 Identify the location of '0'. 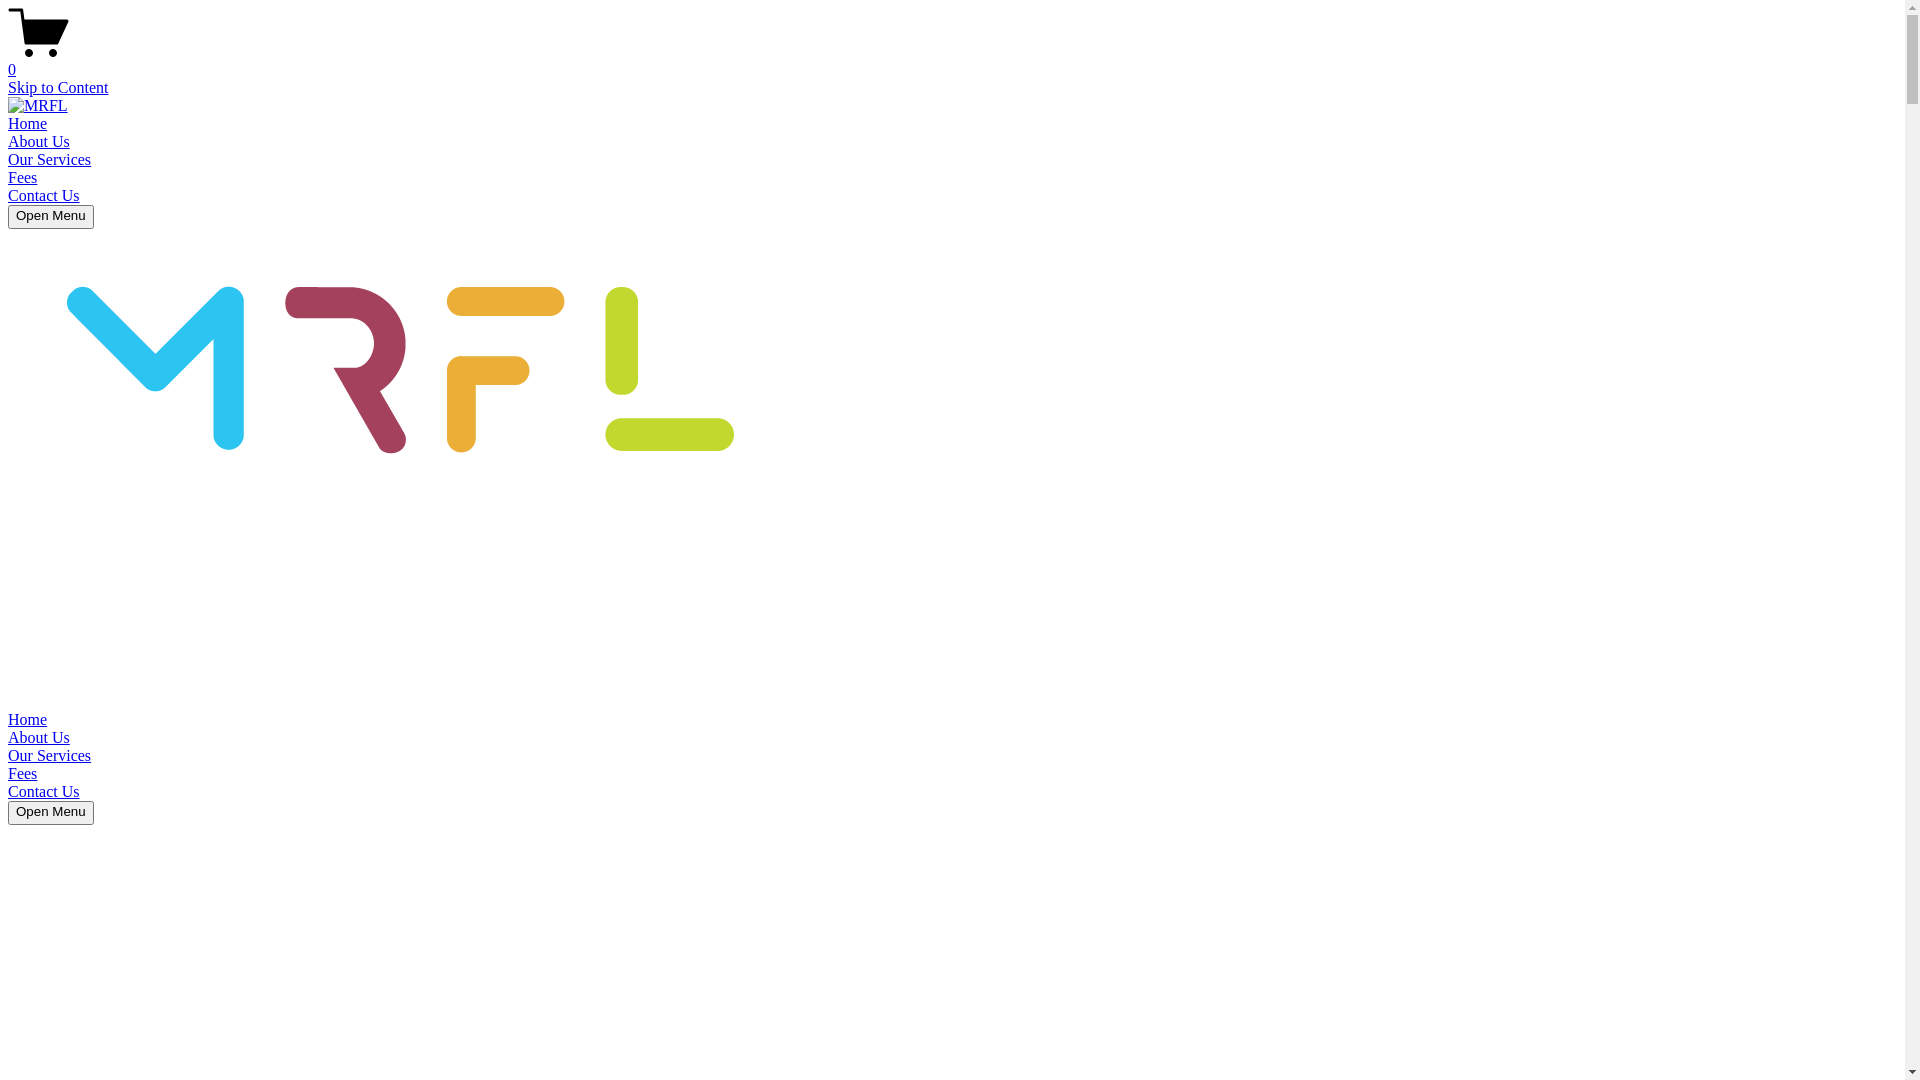
(951, 60).